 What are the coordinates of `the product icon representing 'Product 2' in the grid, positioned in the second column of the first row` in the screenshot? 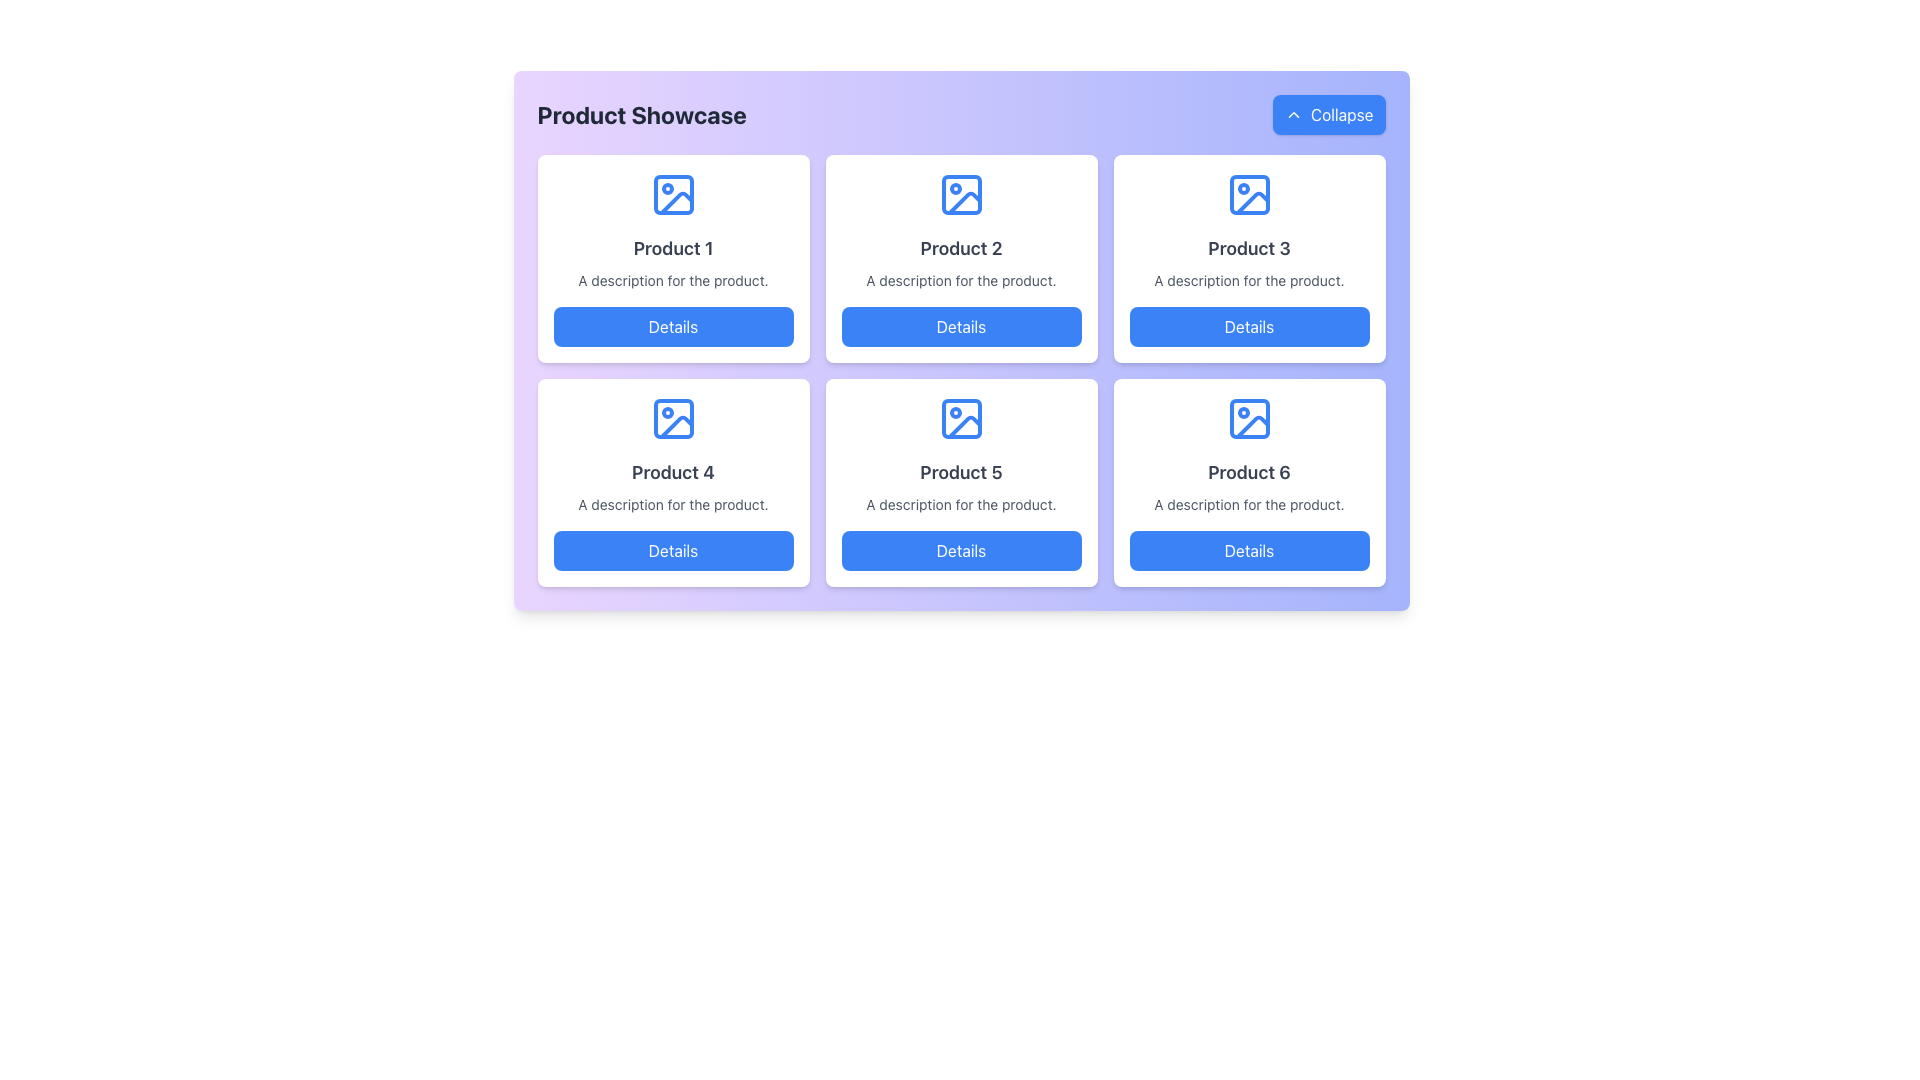 It's located at (961, 195).